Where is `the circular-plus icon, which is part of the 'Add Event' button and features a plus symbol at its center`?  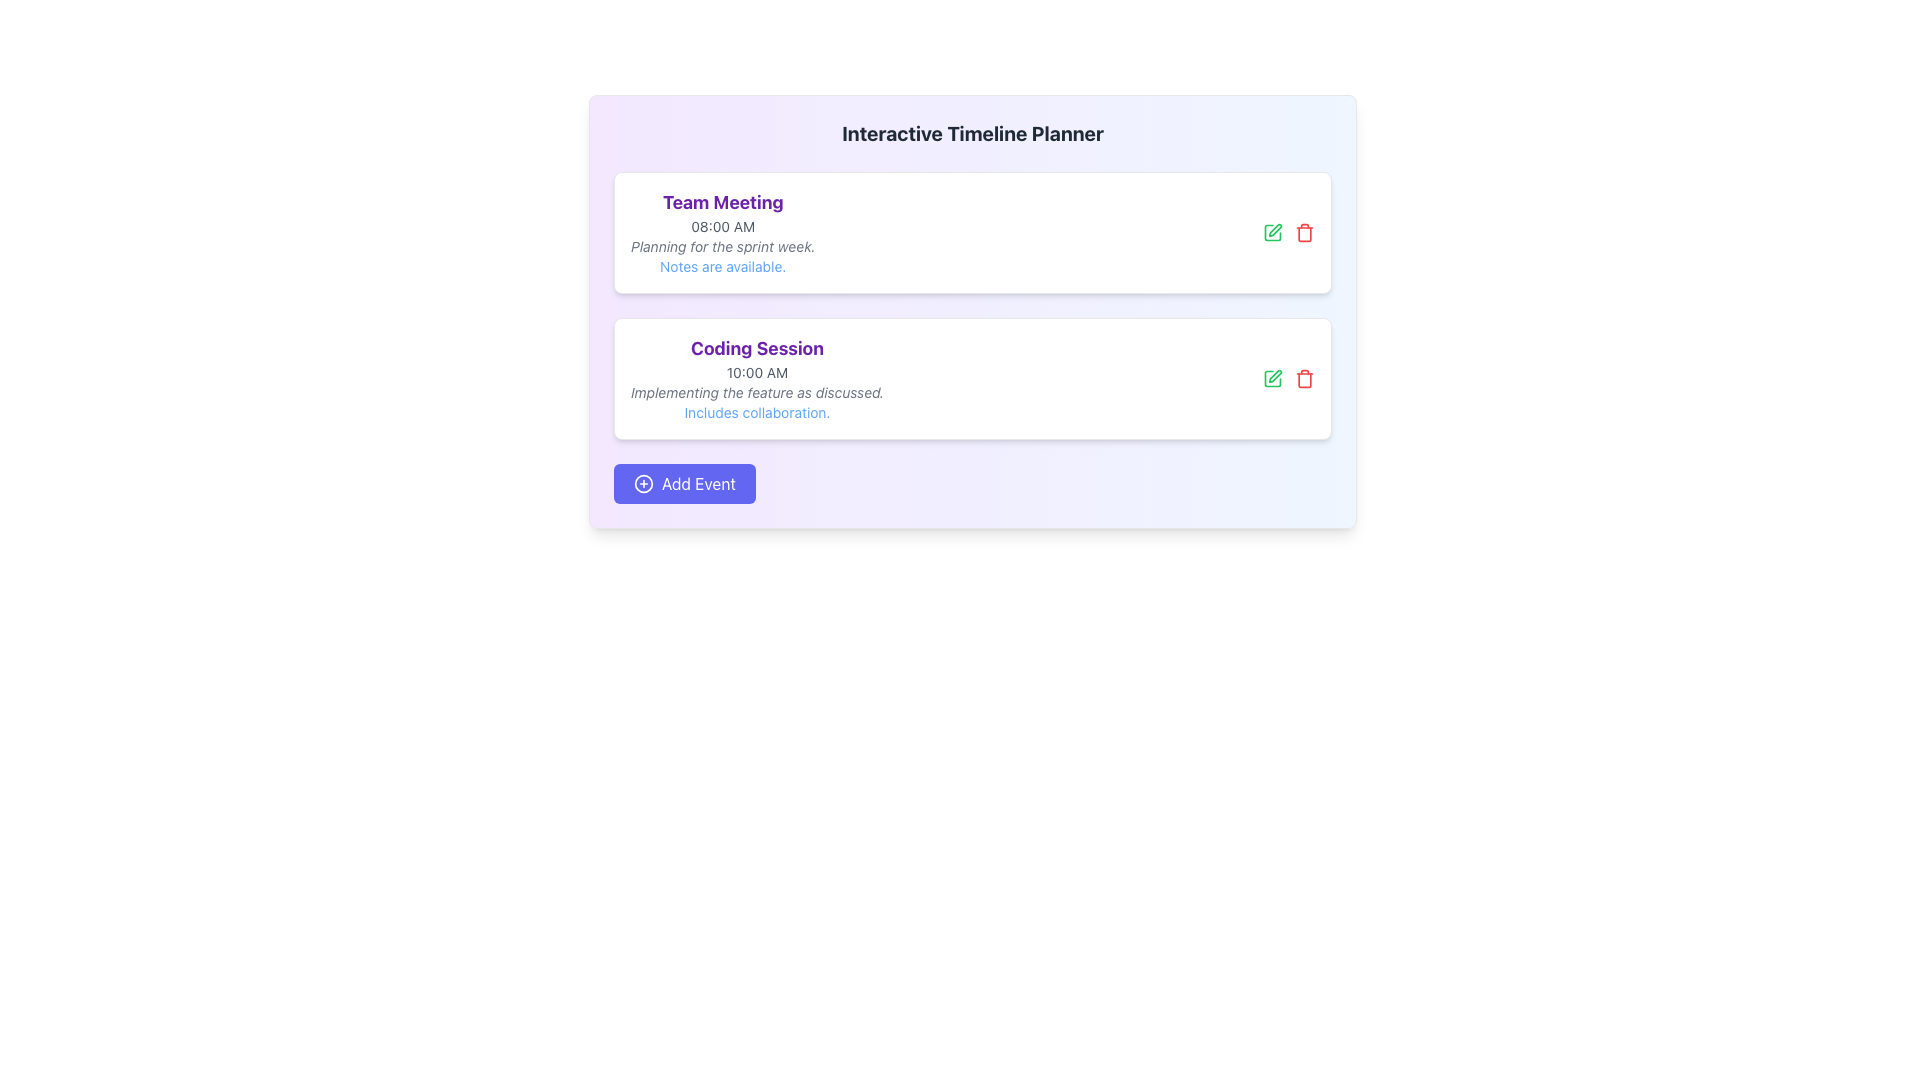
the circular-plus icon, which is part of the 'Add Event' button and features a plus symbol at its center is located at coordinates (643, 483).